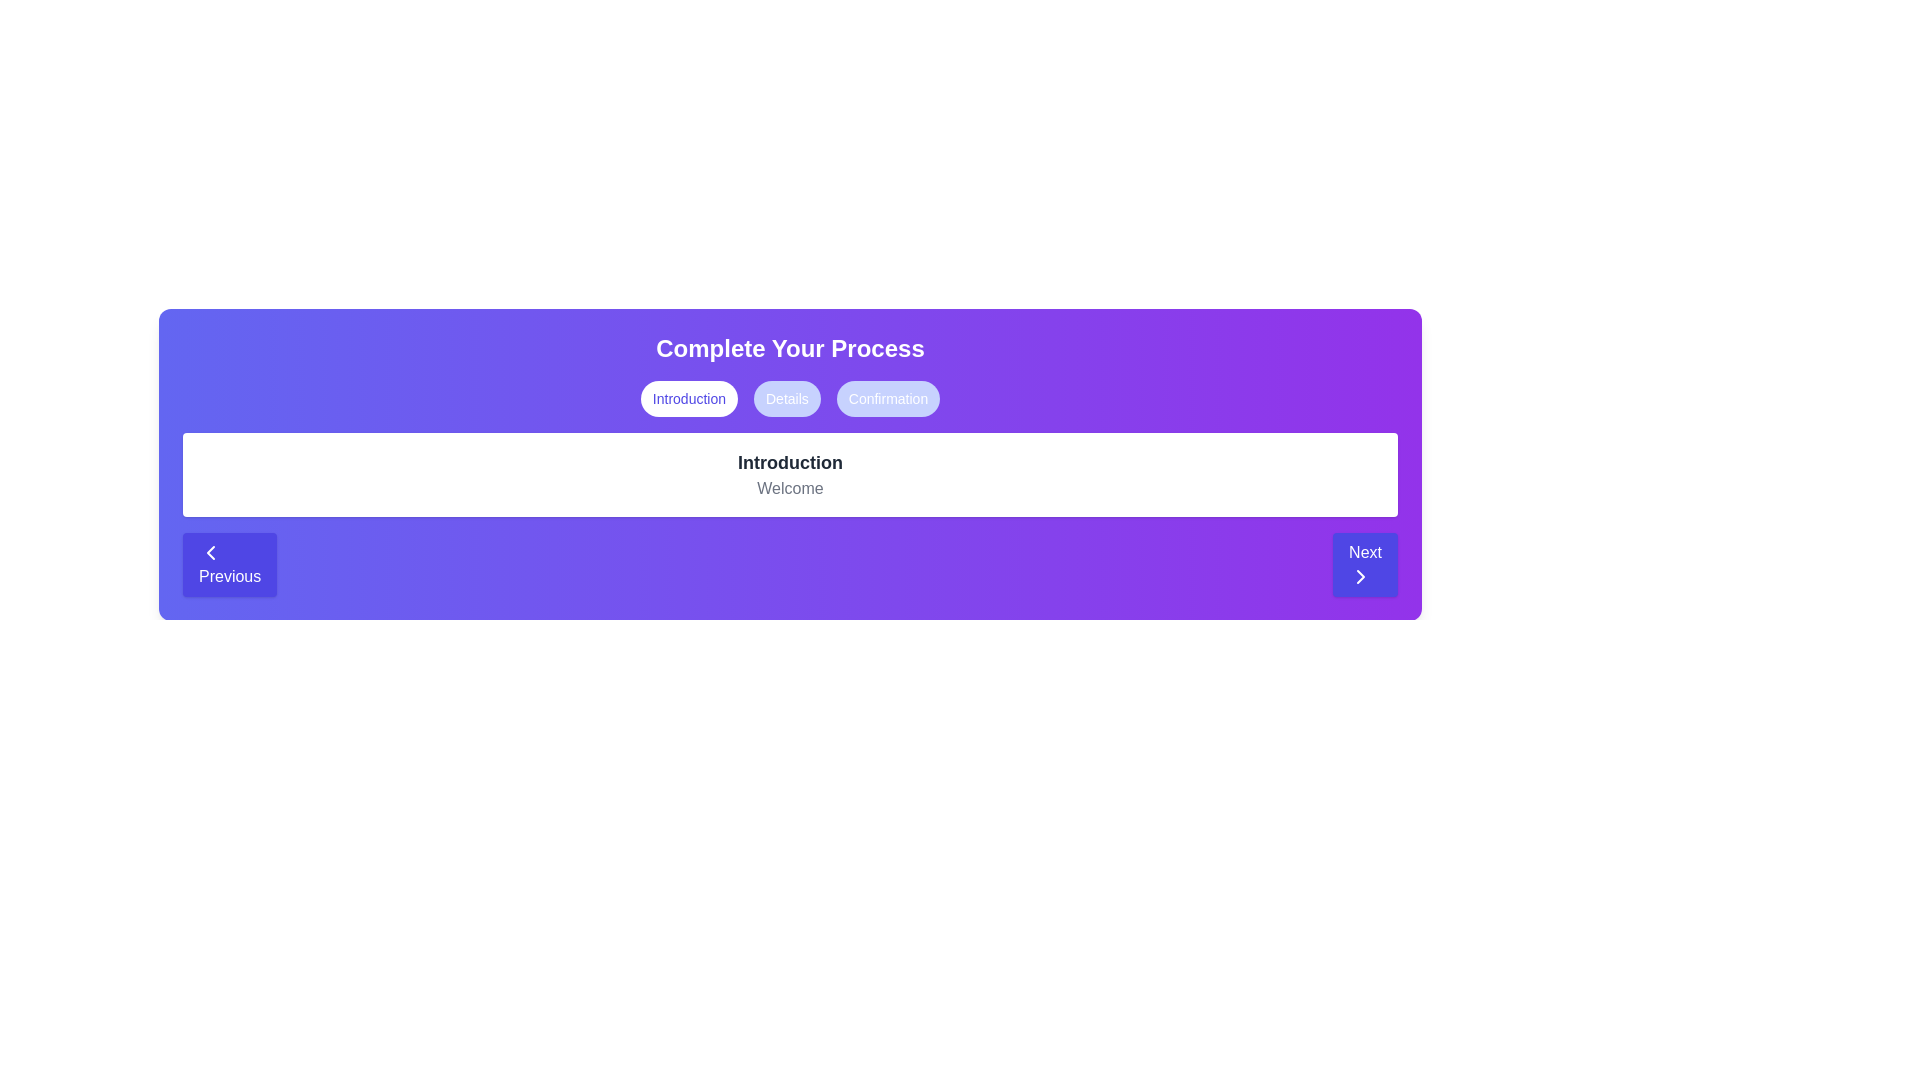 The height and width of the screenshot is (1080, 1920). I want to click on the Text header element, which serves as the title for the surrounding section in the card-like interface, so click(789, 347).